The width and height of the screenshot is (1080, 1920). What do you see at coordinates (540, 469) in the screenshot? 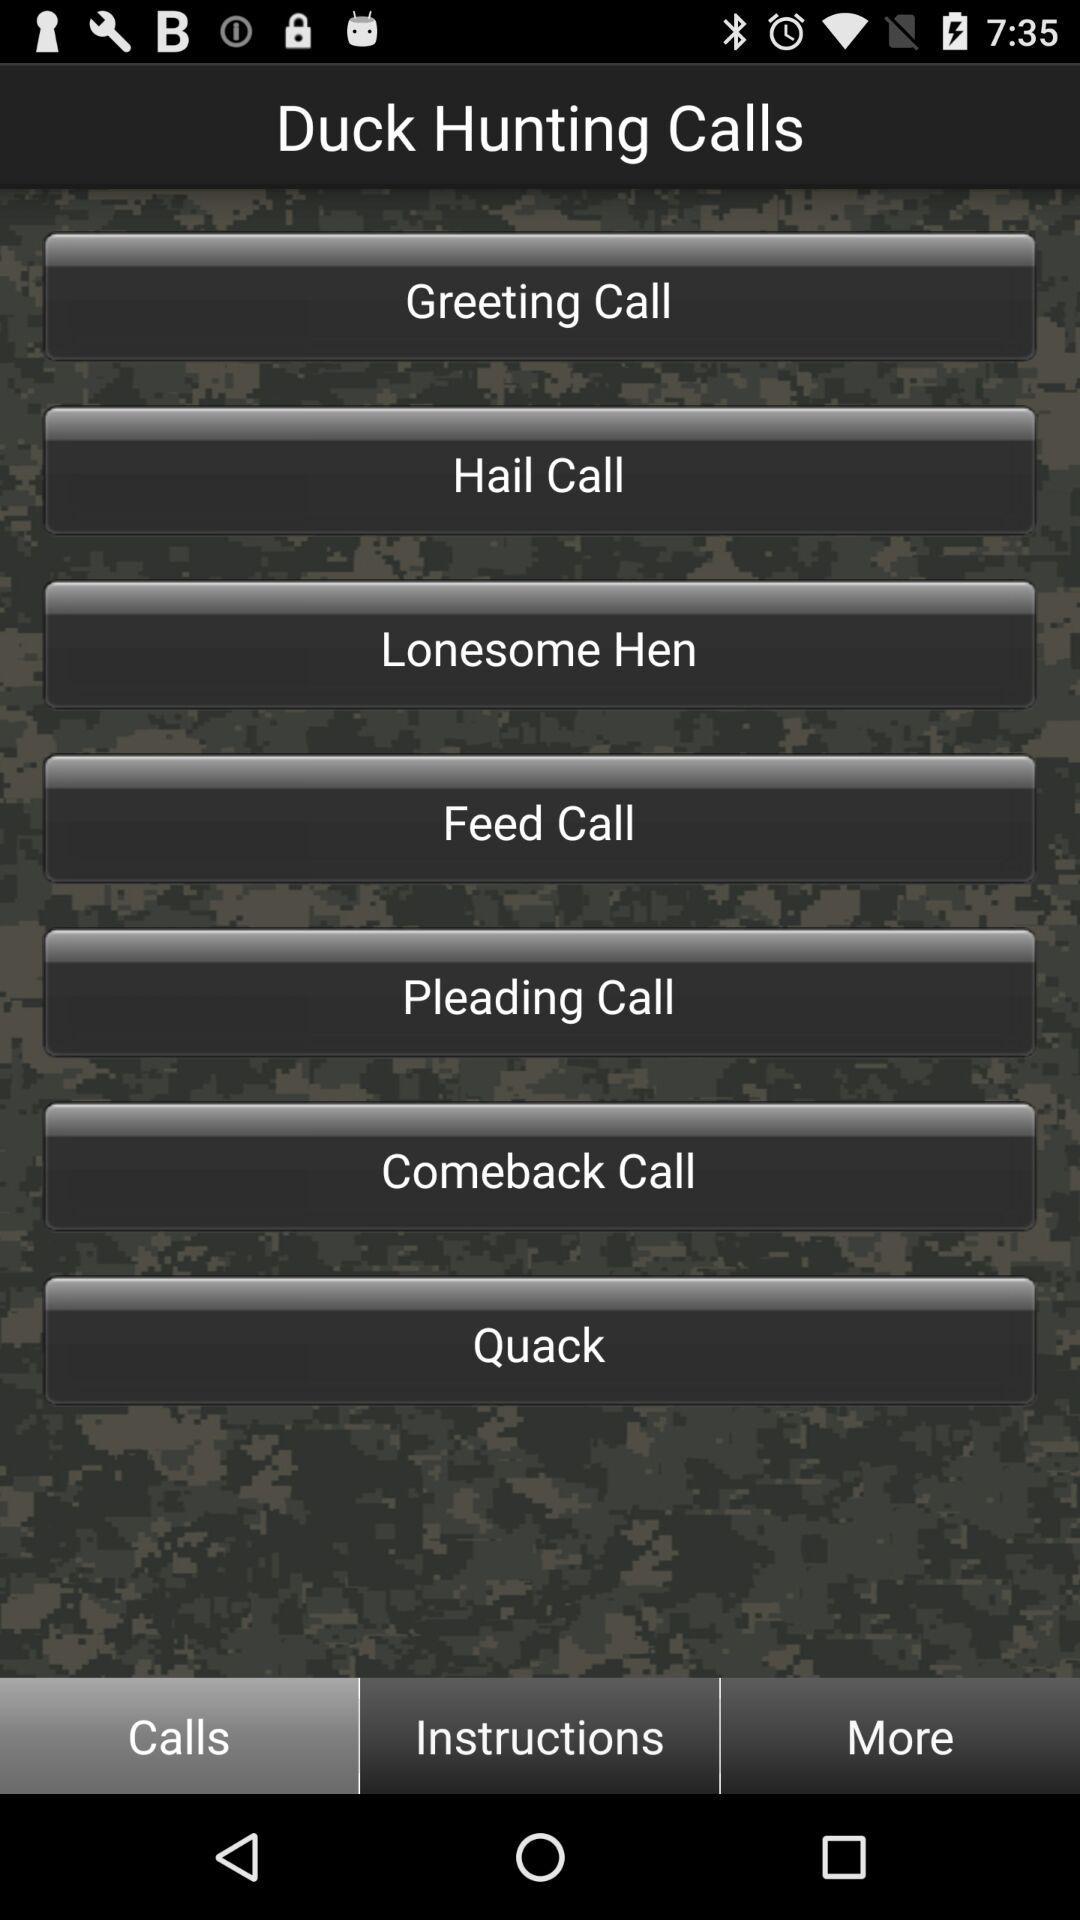
I see `the icon below the greeting call icon` at bounding box center [540, 469].